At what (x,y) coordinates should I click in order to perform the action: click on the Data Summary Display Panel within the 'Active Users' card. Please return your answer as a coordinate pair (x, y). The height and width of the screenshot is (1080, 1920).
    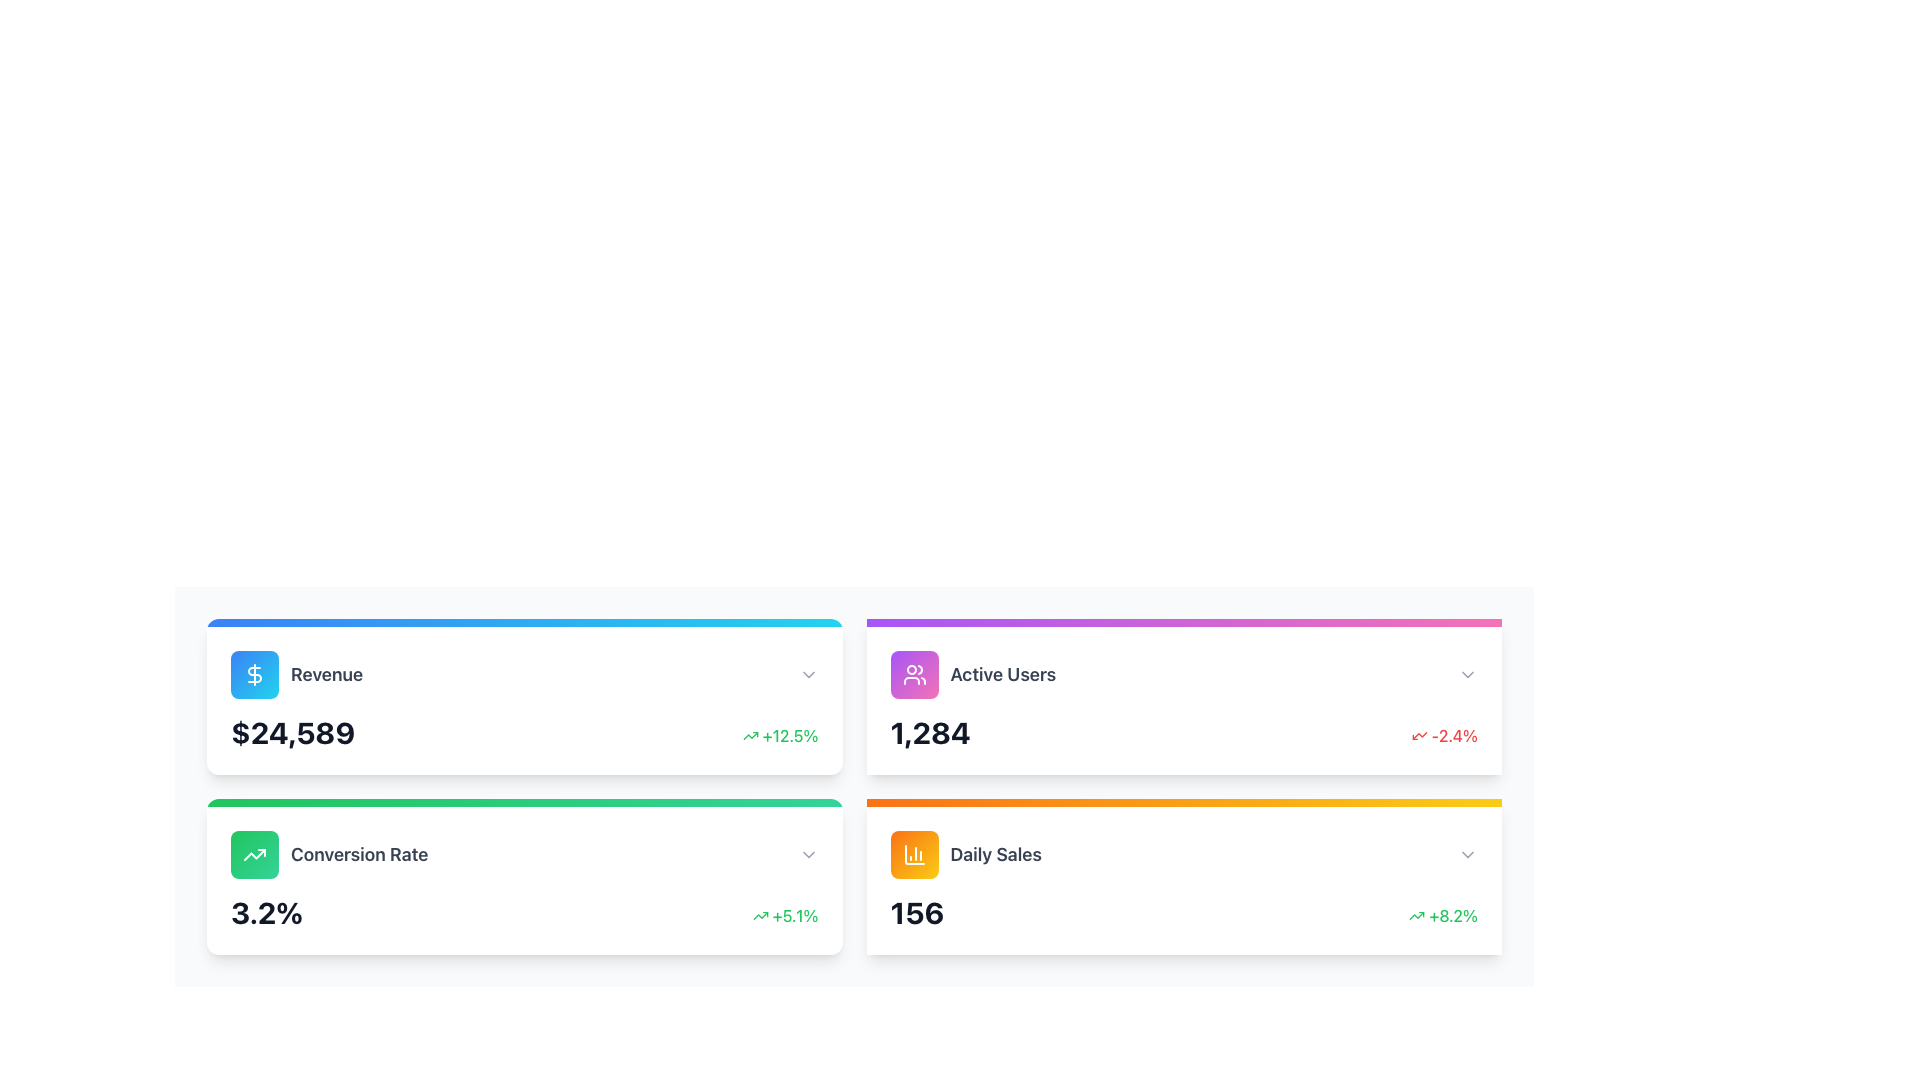
    Looking at the image, I should click on (1184, 732).